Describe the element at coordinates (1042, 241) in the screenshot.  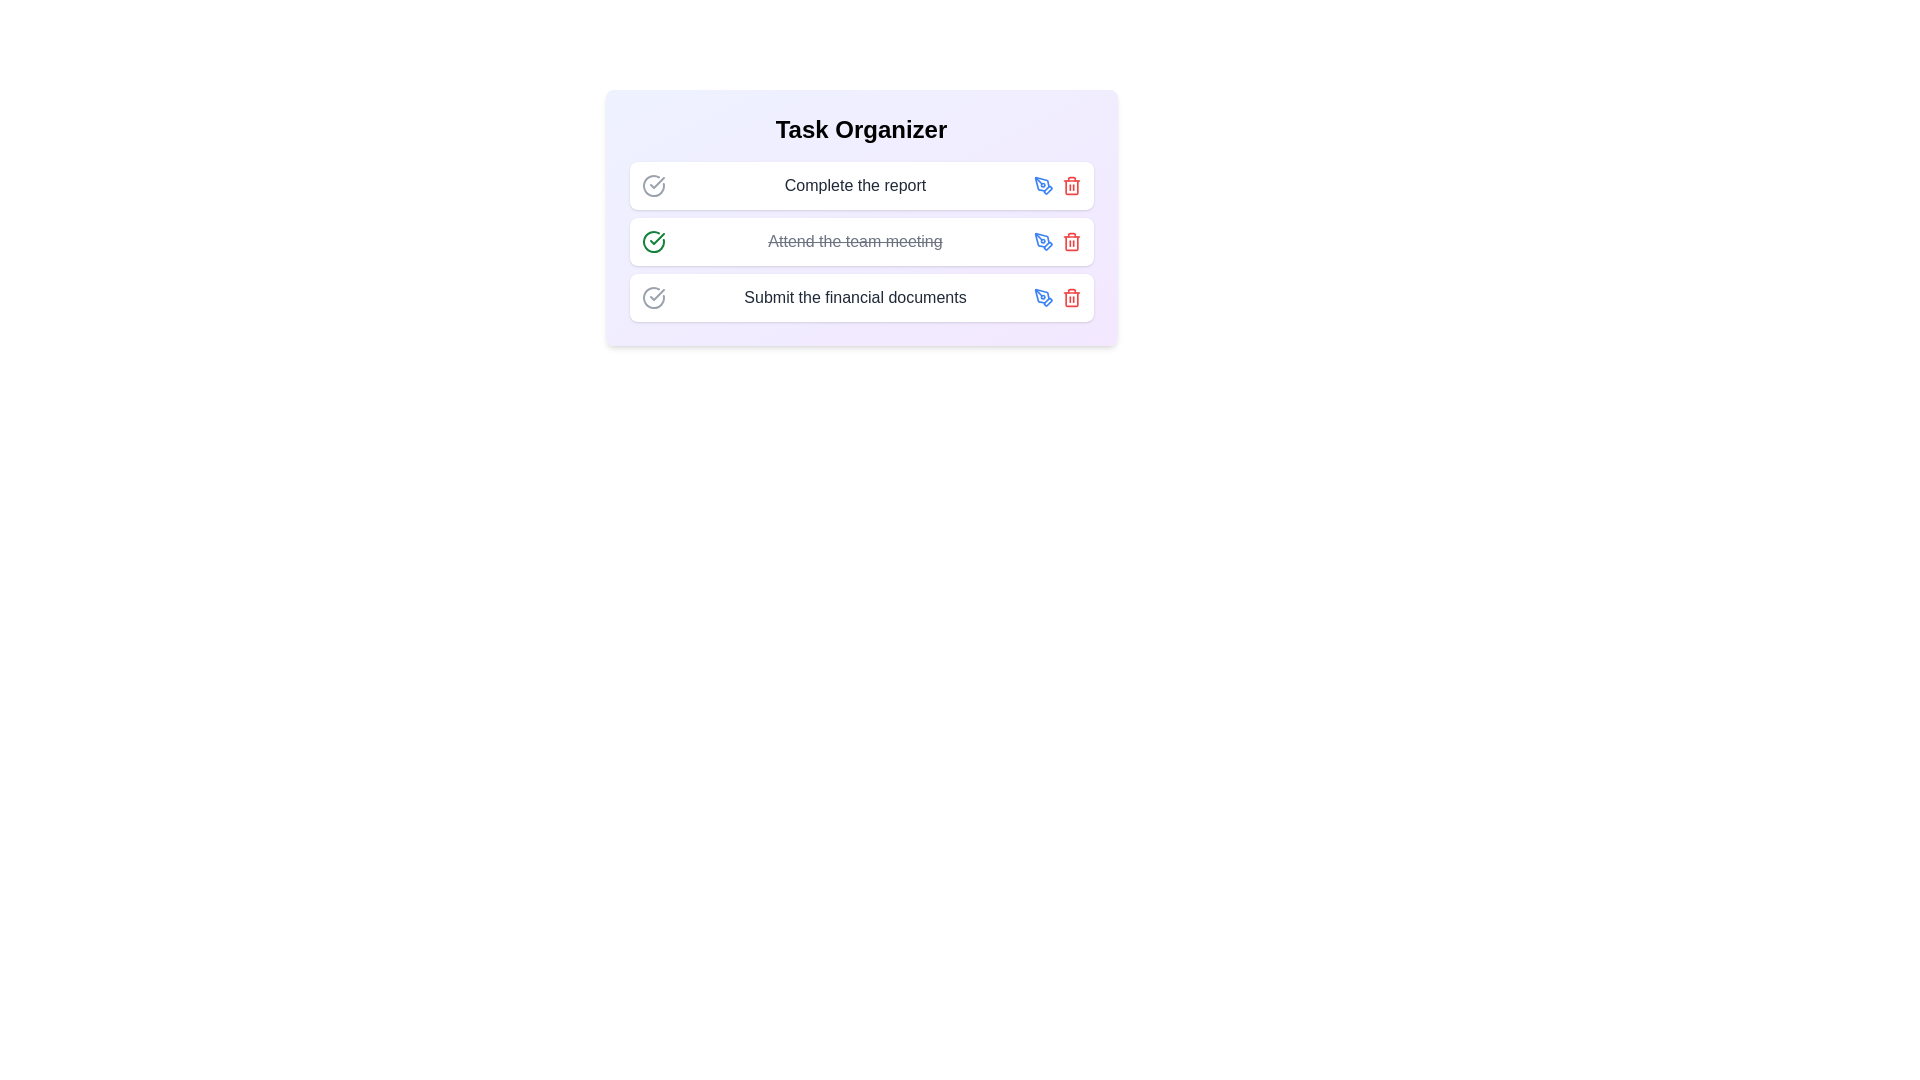
I see `the edit icon for the task 'Attend the team meeting' to edit its details` at that location.